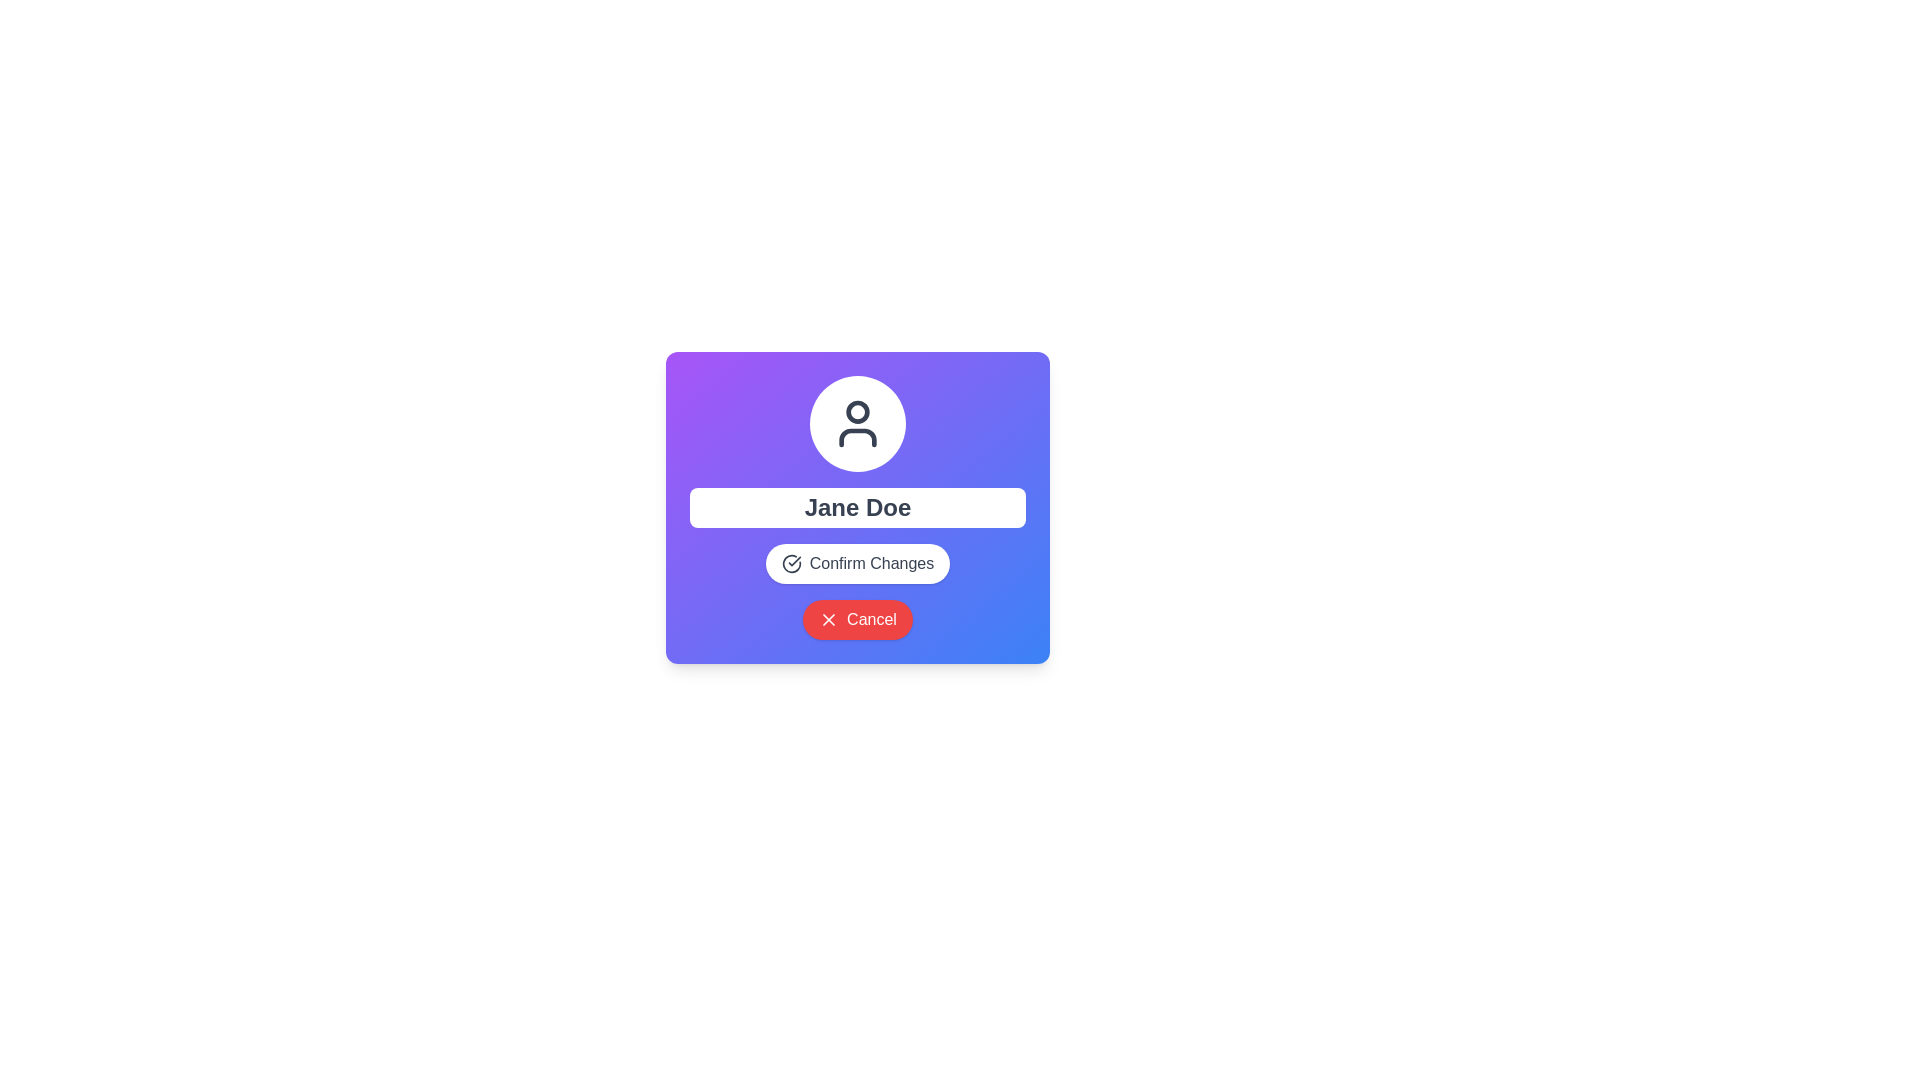  What do you see at coordinates (858, 423) in the screenshot?
I see `the user avatar icon located at the top of the card, which is represented by a circular background and is positioned directly above the text input field displaying 'Jane Doe'` at bounding box center [858, 423].